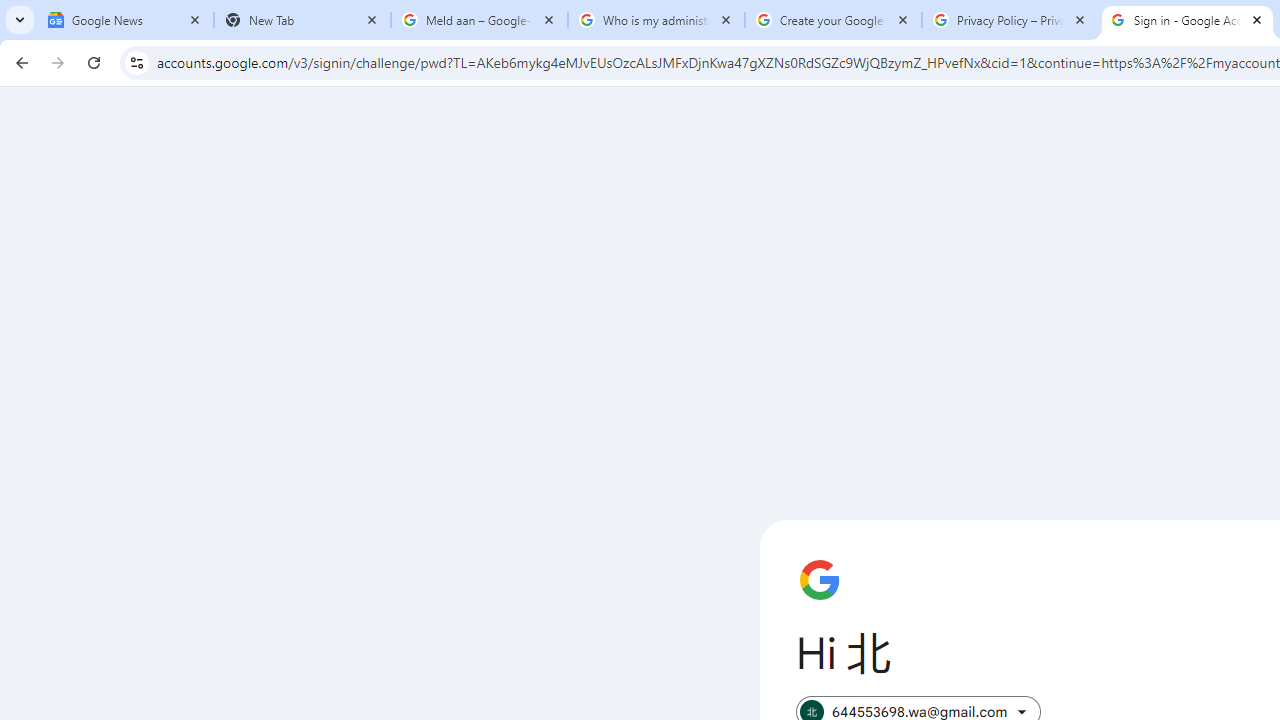 The width and height of the screenshot is (1280, 720). What do you see at coordinates (301, 20) in the screenshot?
I see `'New Tab'` at bounding box center [301, 20].